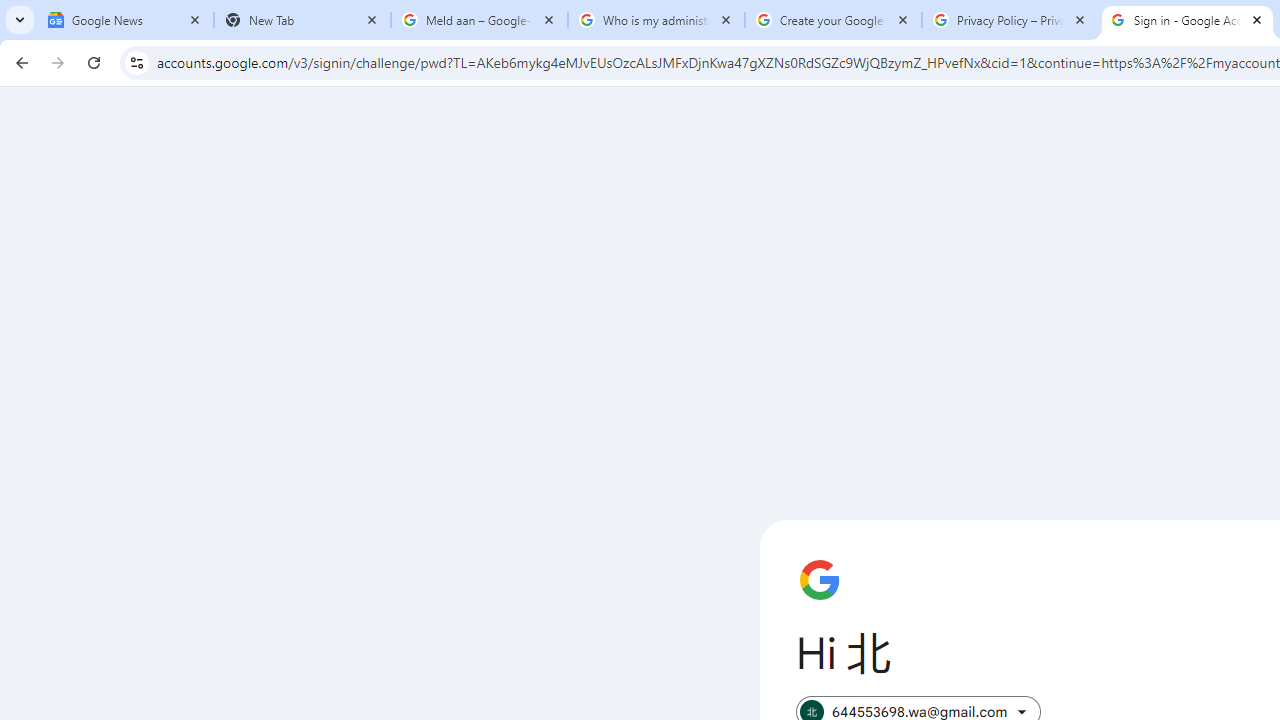 The width and height of the screenshot is (1280, 720). What do you see at coordinates (301, 20) in the screenshot?
I see `'New Tab'` at bounding box center [301, 20].